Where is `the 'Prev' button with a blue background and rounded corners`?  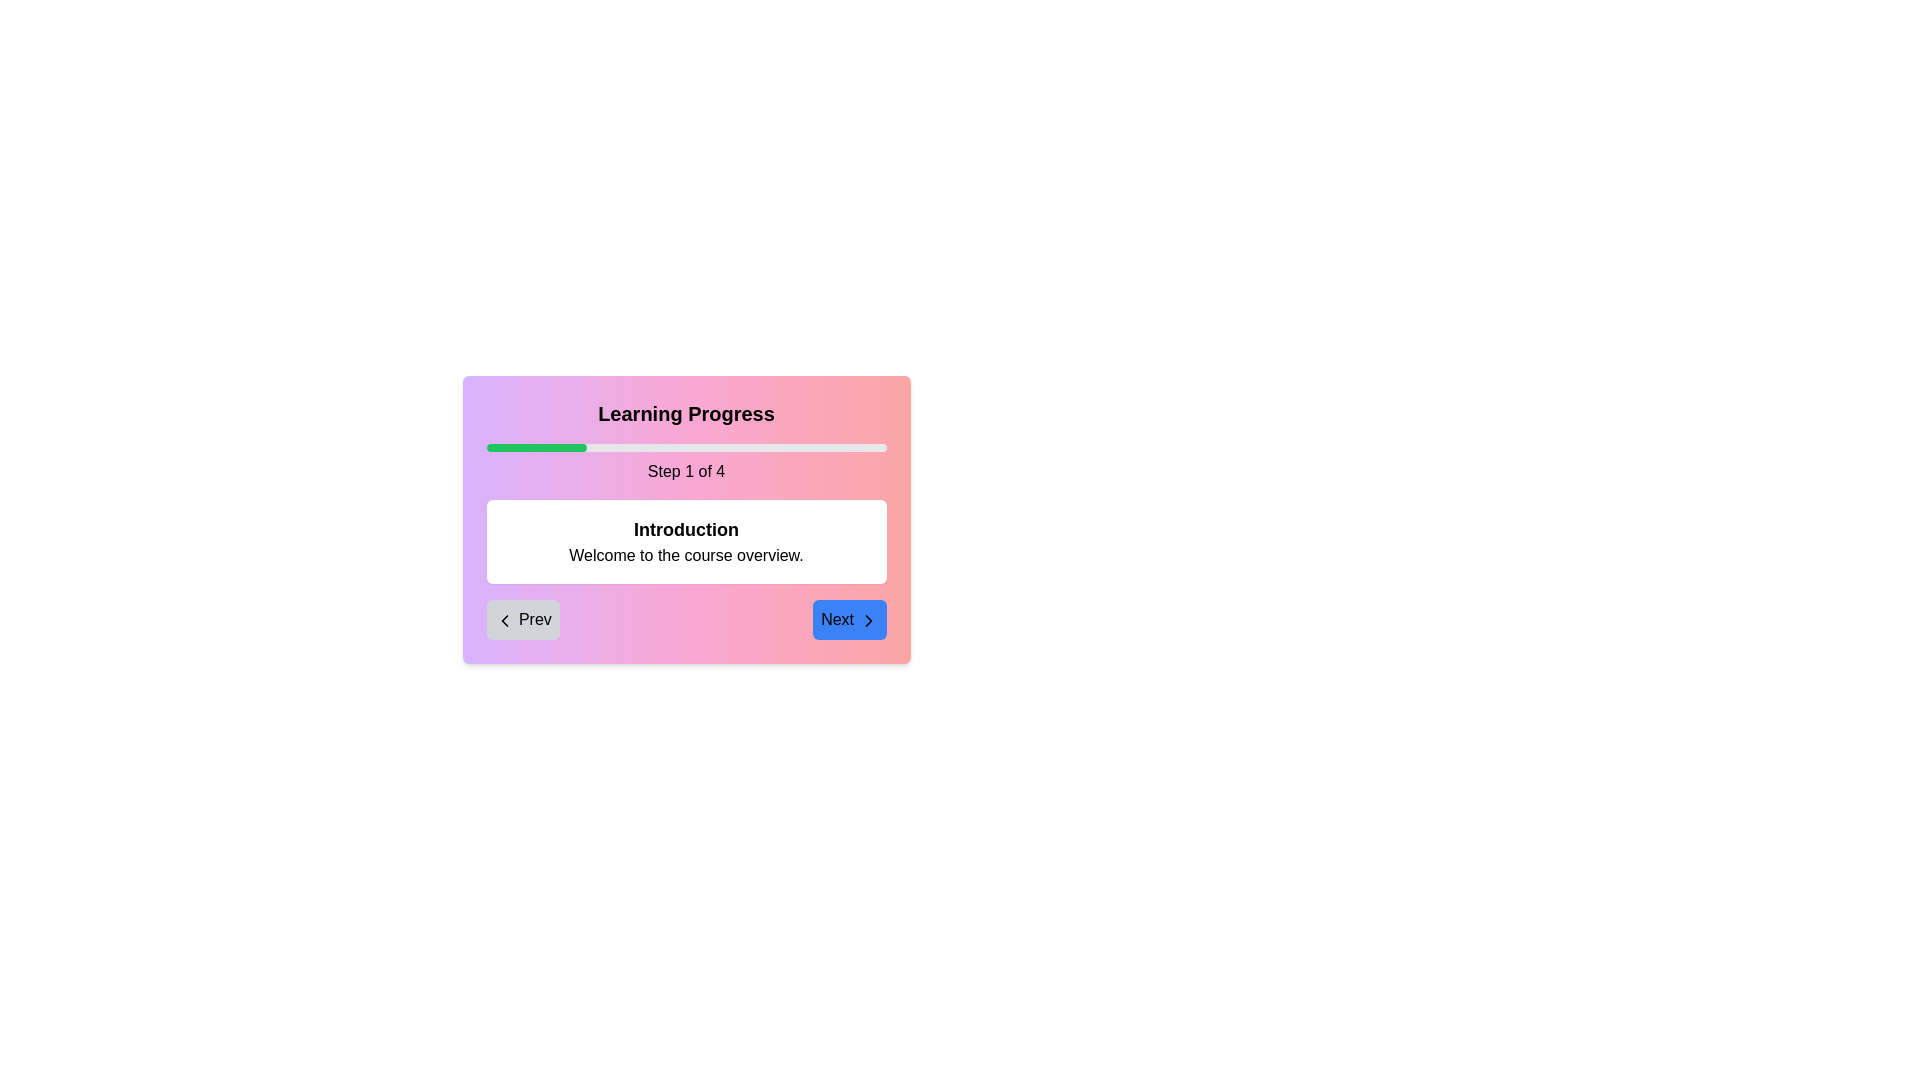 the 'Prev' button with a blue background and rounded corners is located at coordinates (523, 619).